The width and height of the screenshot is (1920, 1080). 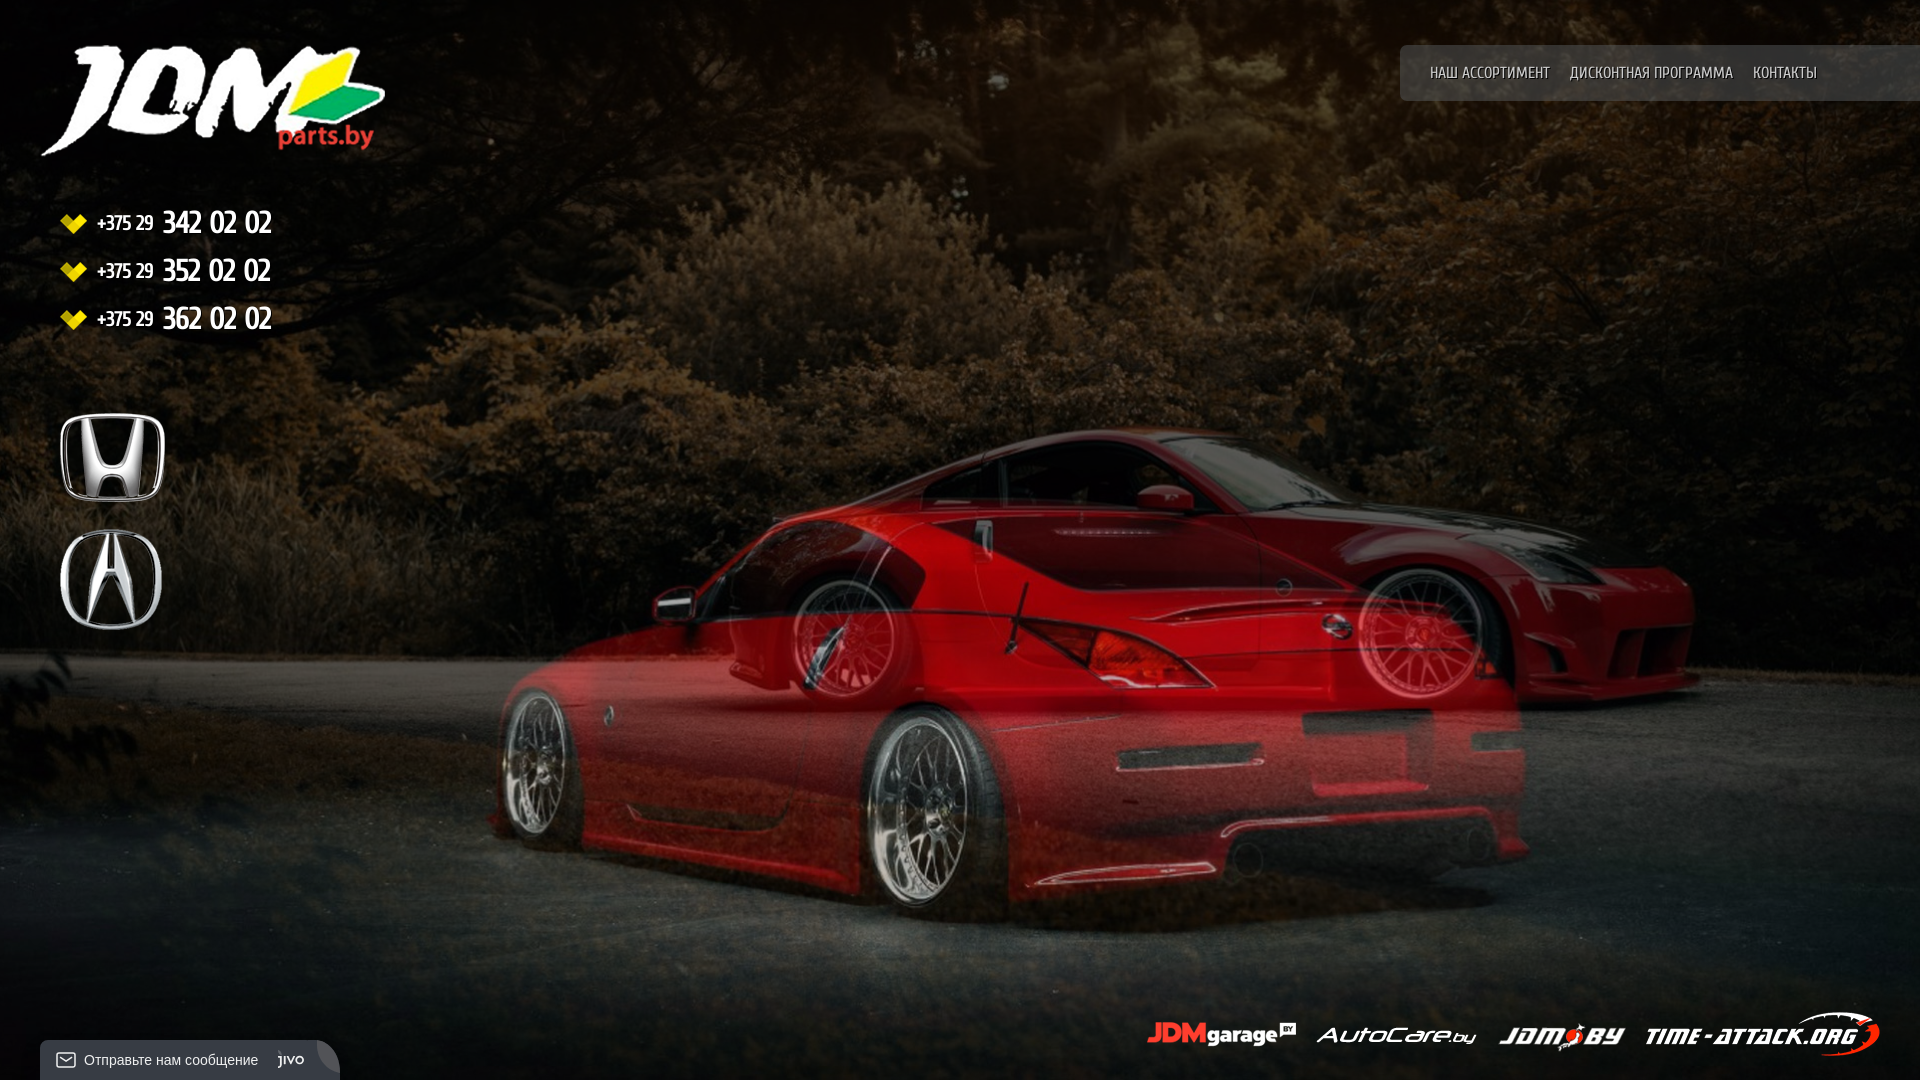 What do you see at coordinates (174, 121) in the screenshot?
I see `'JDMParts.by'` at bounding box center [174, 121].